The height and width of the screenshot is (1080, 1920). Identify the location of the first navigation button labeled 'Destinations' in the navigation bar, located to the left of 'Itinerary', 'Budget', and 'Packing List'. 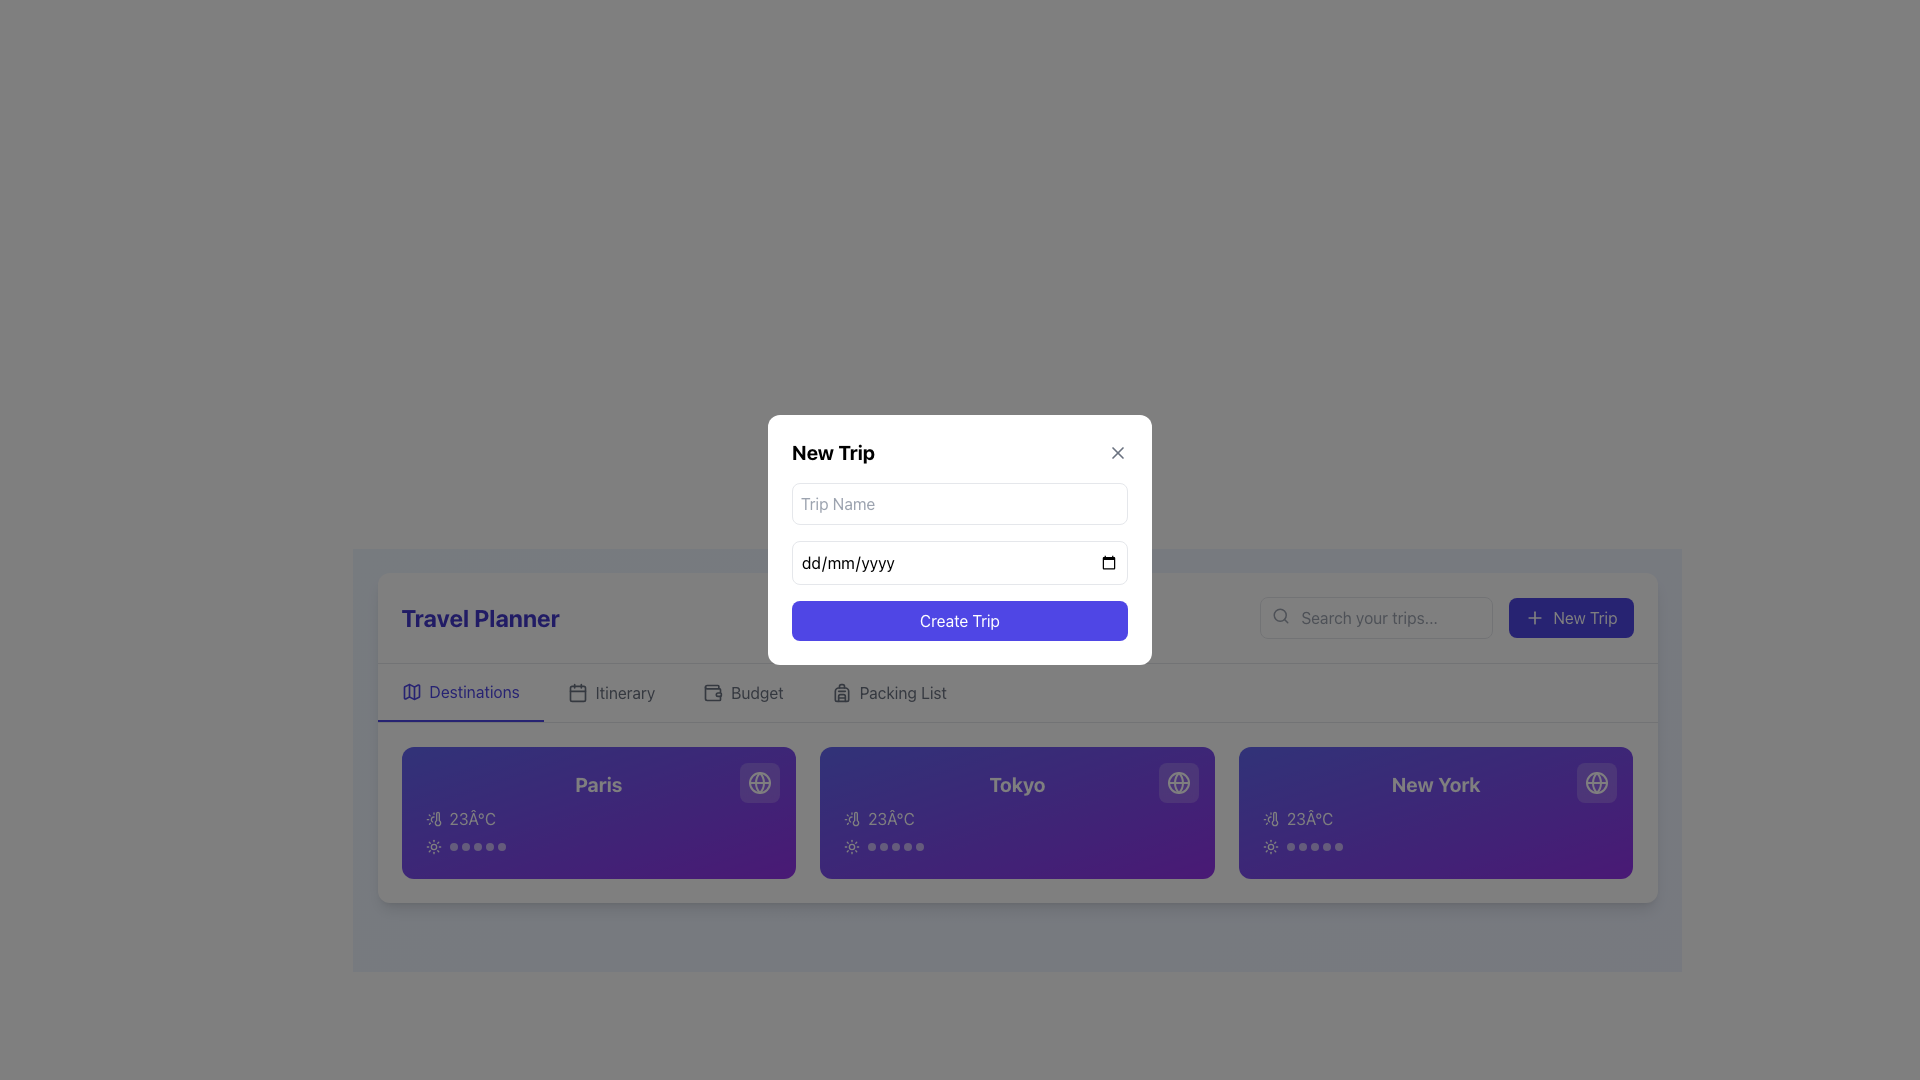
(459, 692).